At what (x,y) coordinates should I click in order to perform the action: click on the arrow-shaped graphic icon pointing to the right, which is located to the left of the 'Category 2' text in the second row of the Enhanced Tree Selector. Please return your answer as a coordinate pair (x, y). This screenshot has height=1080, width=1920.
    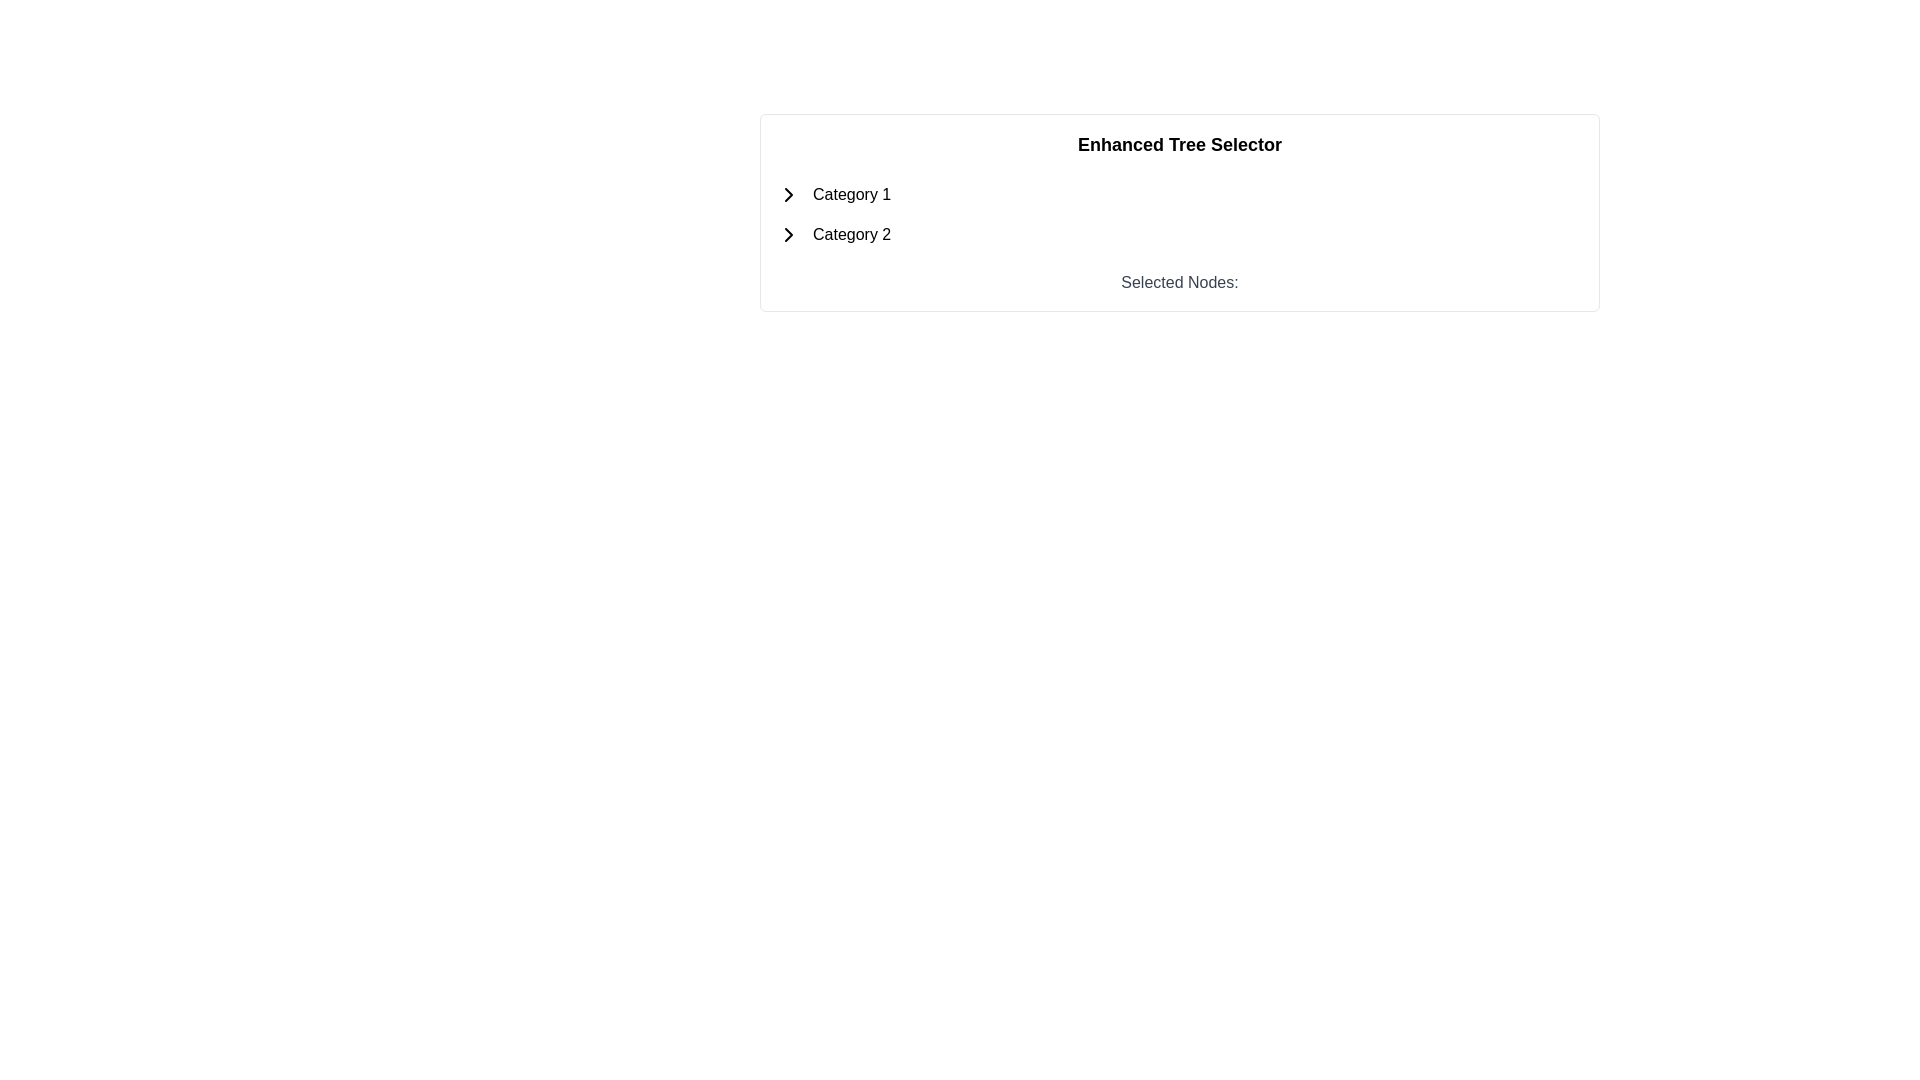
    Looking at the image, I should click on (787, 234).